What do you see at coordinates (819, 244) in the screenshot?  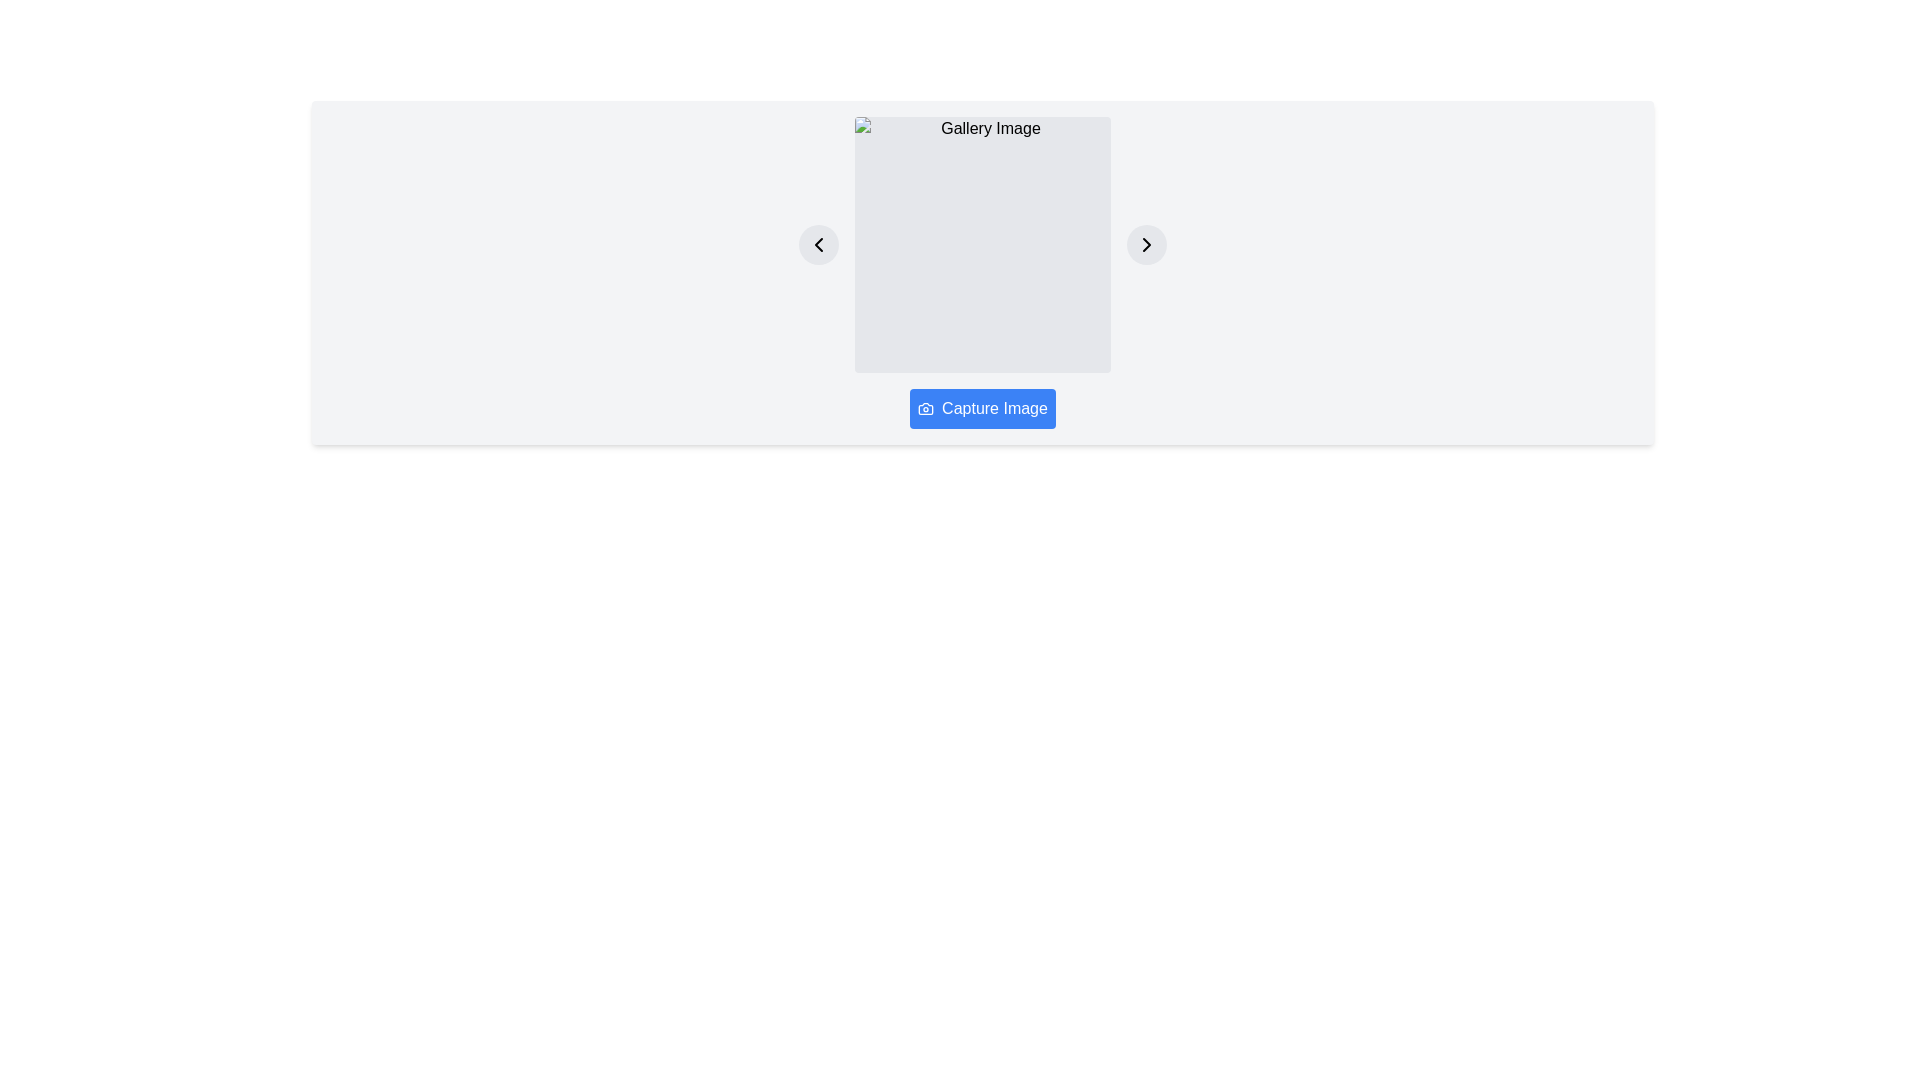 I see `the circular button with a light gray background and a leftward chevron icon` at bounding box center [819, 244].